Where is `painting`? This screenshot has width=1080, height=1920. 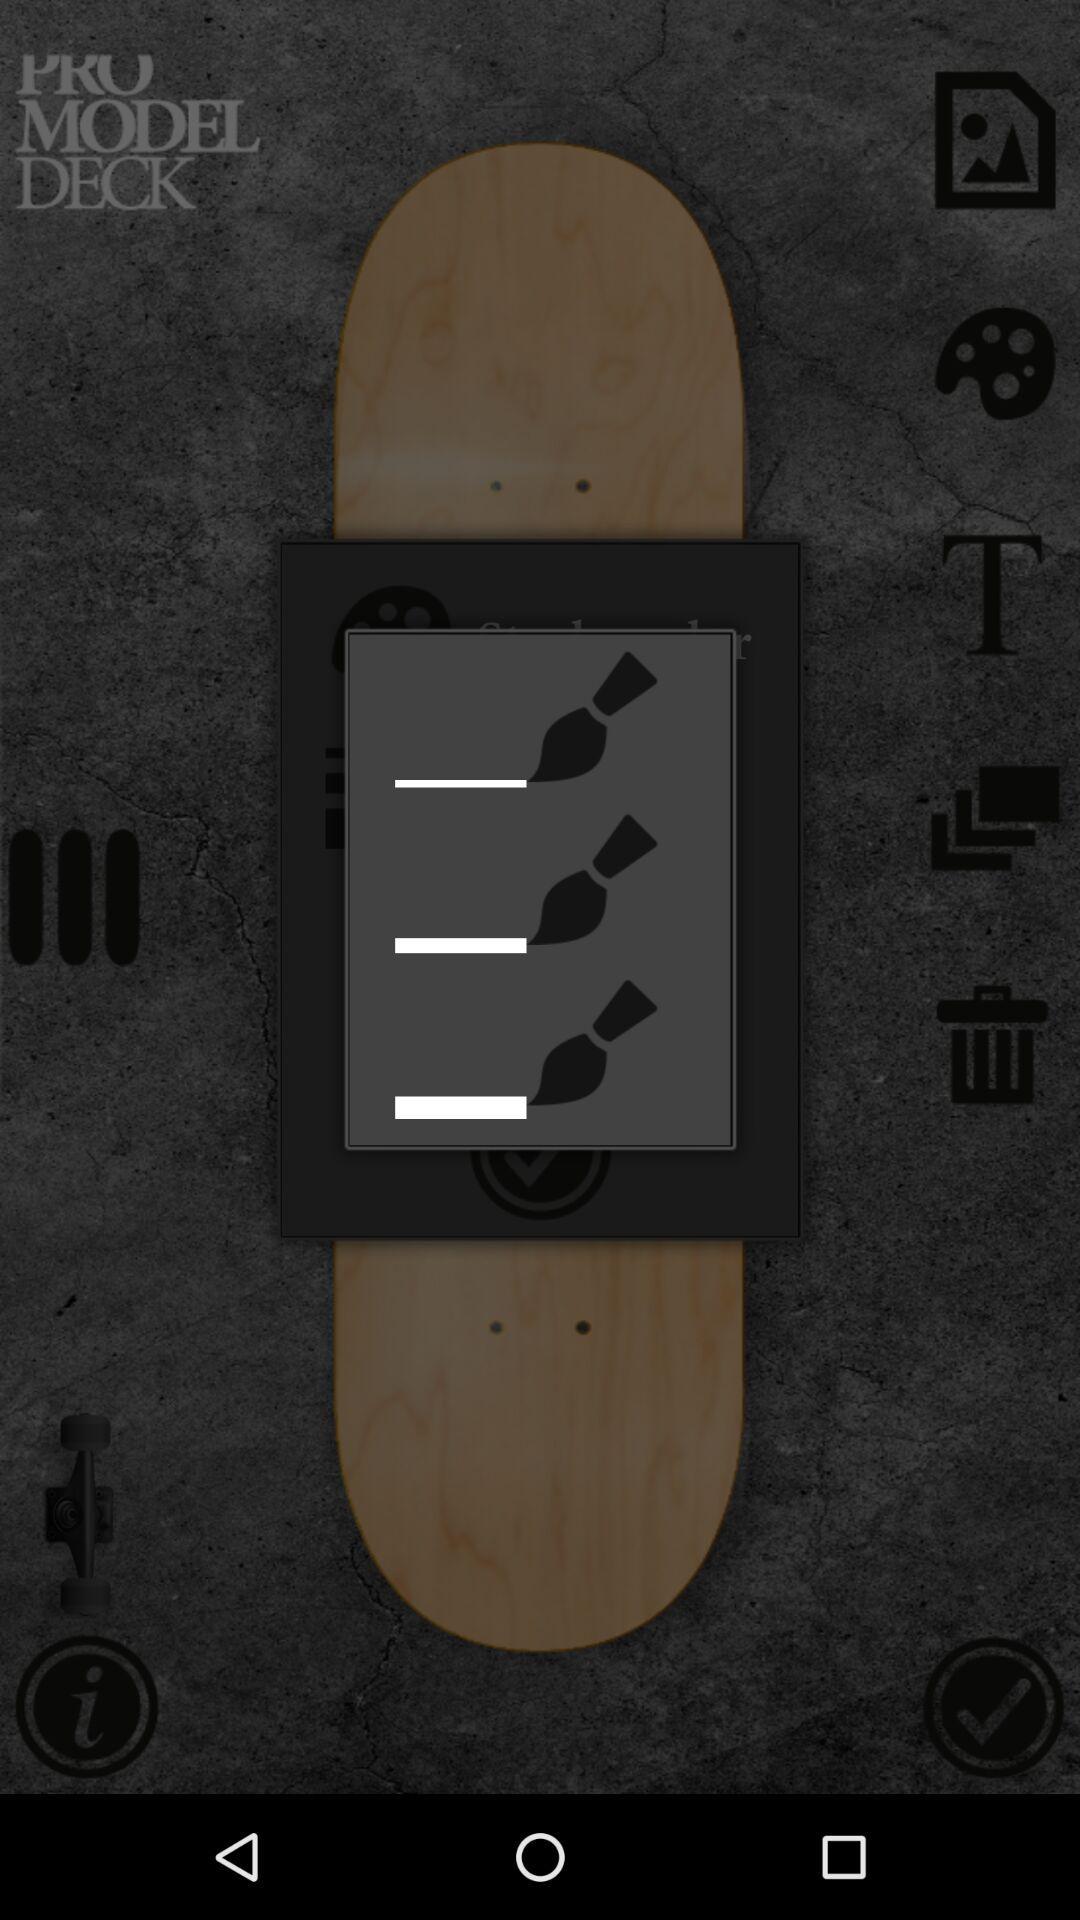 painting is located at coordinates (591, 1041).